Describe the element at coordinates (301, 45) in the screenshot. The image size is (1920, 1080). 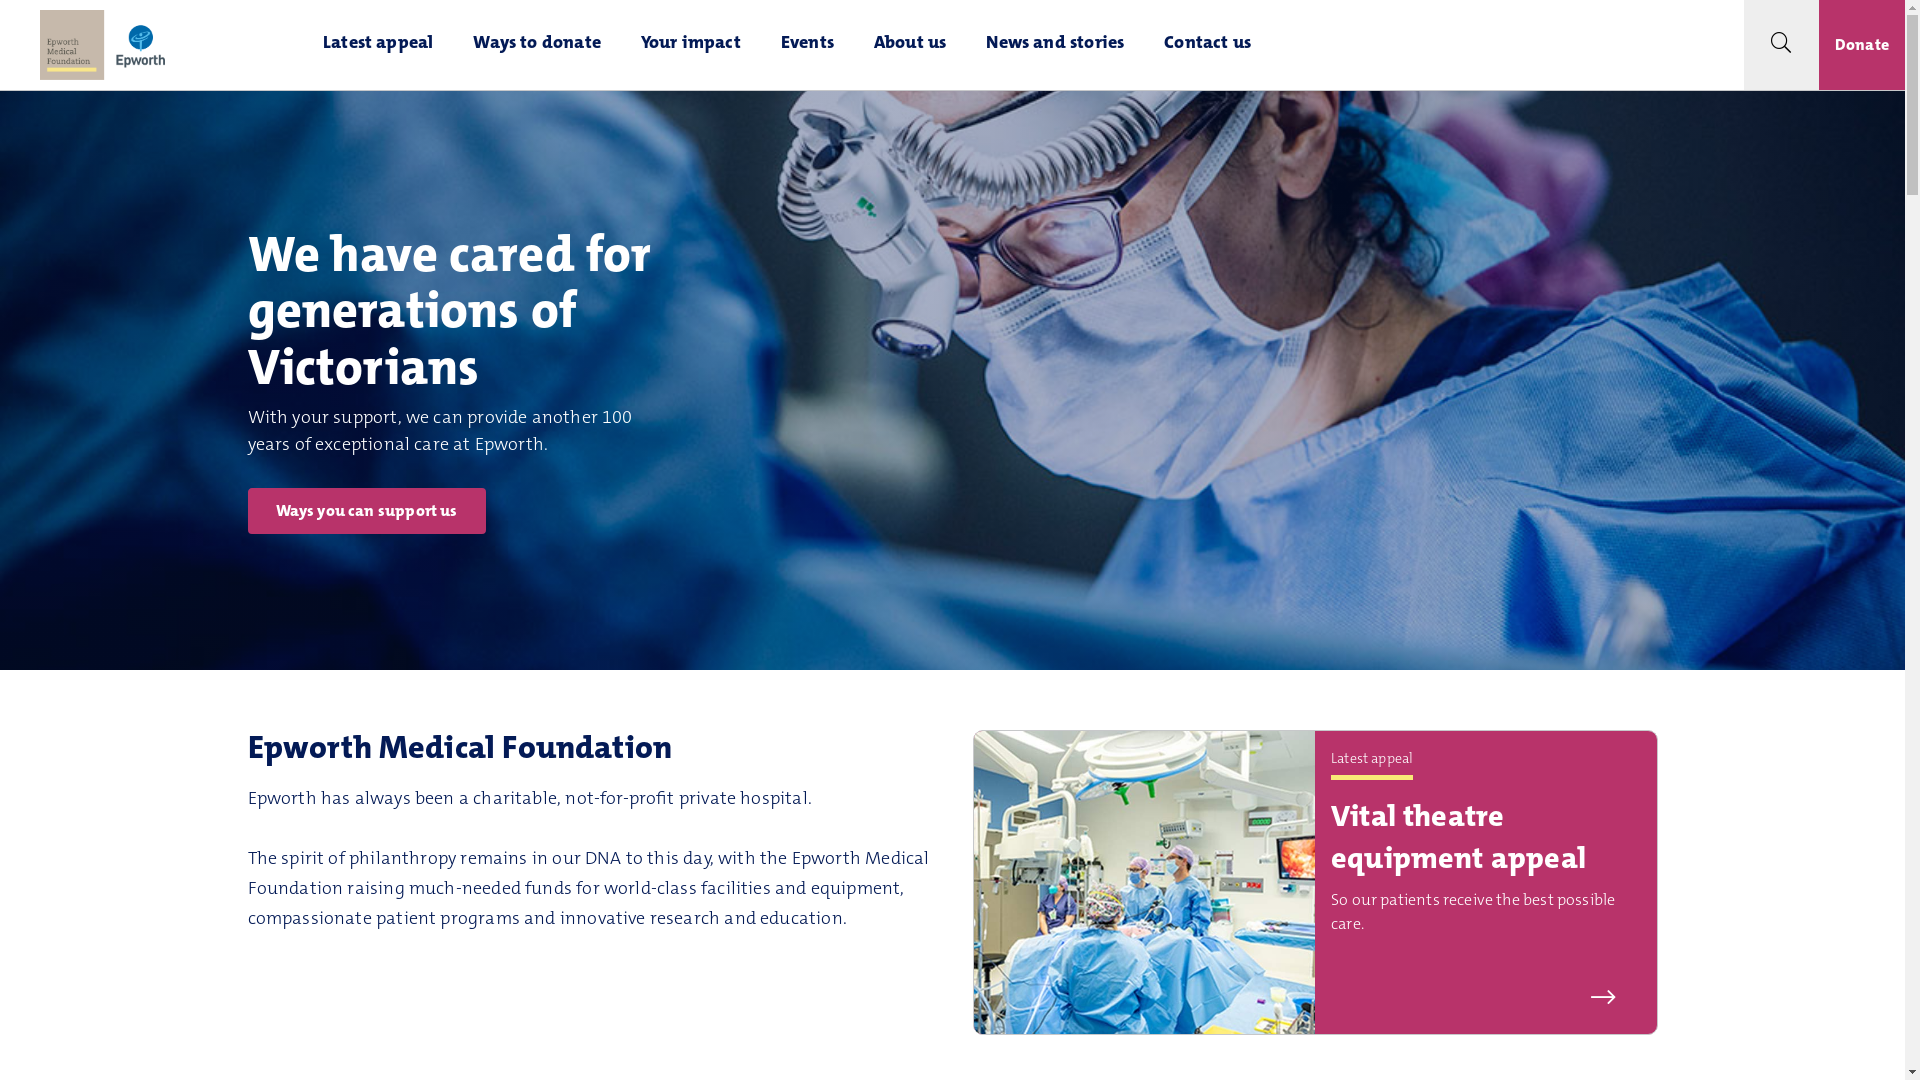
I see `'Latest appeal'` at that location.